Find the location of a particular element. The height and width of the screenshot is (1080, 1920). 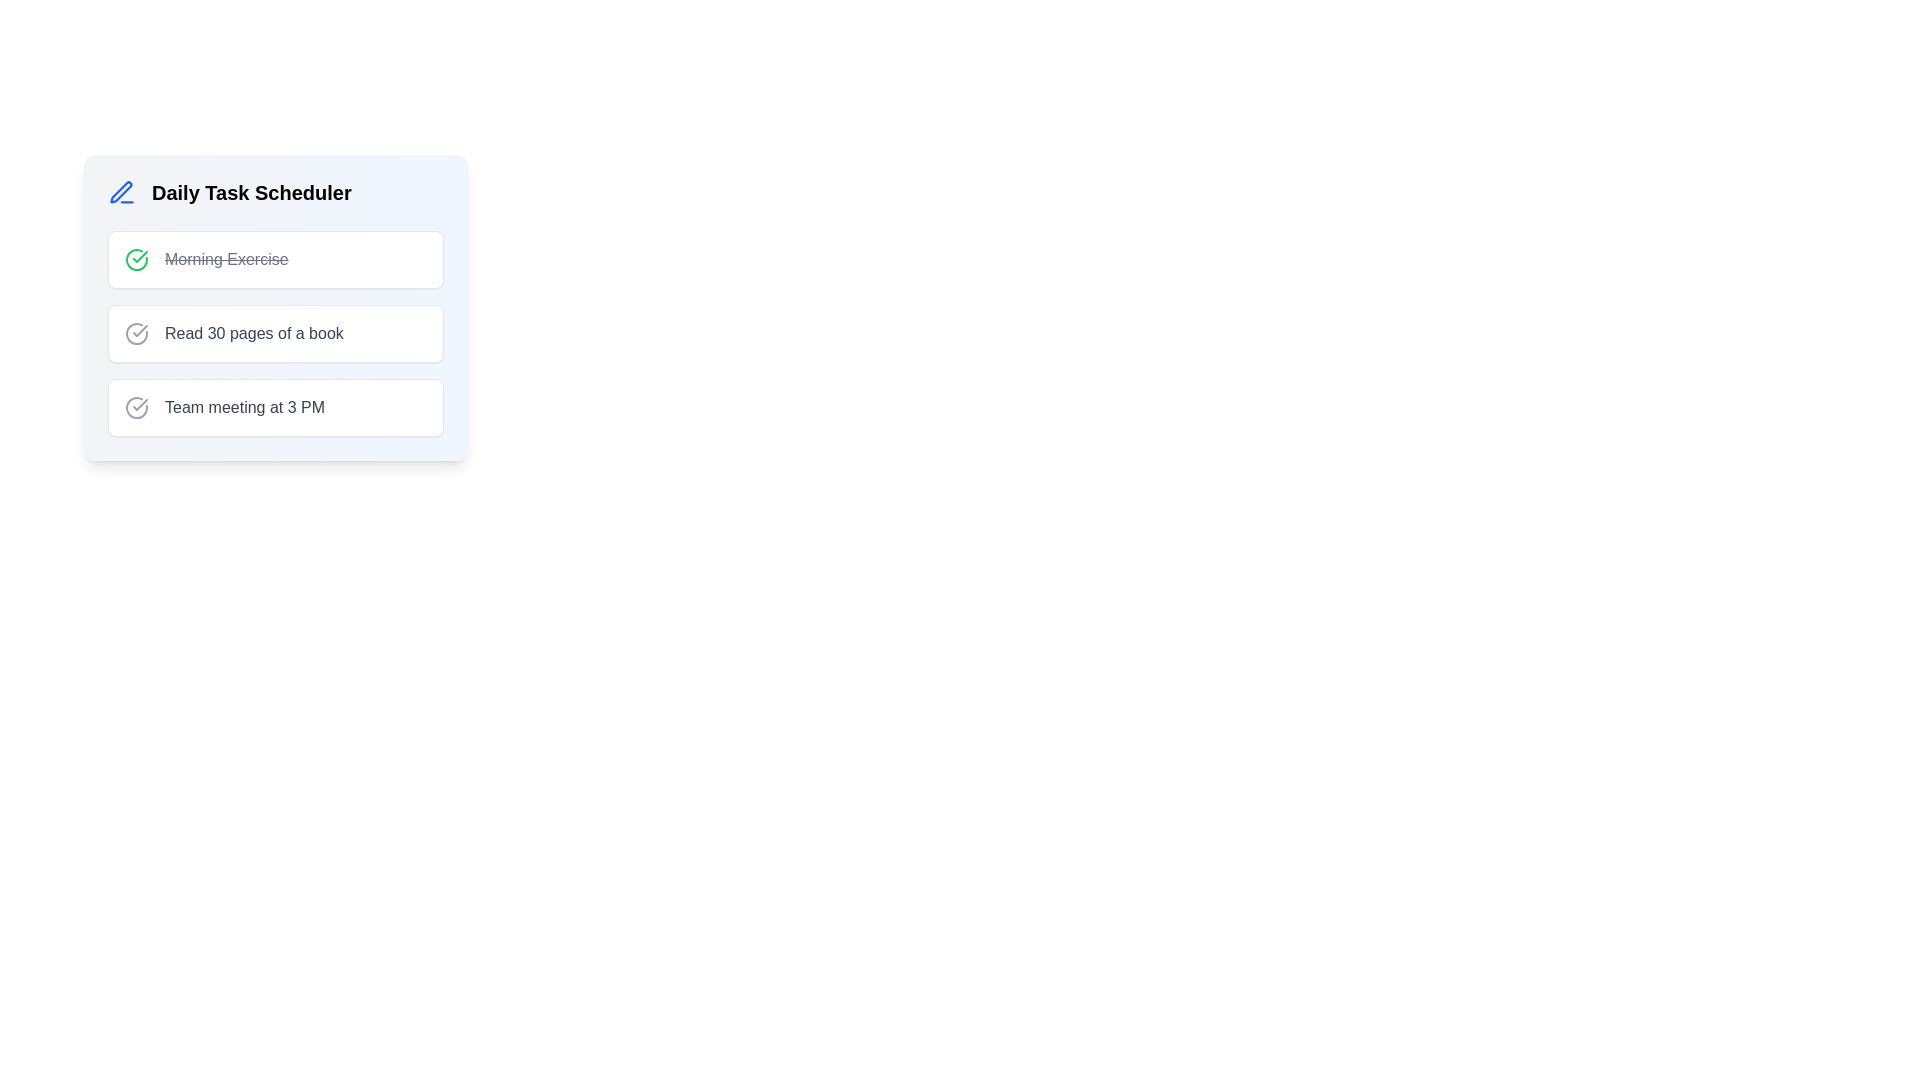

the static text element displaying 'Team meeting at 3 PM', which is styled in gray and is part of the last item in a vertical list of task items is located at coordinates (243, 407).